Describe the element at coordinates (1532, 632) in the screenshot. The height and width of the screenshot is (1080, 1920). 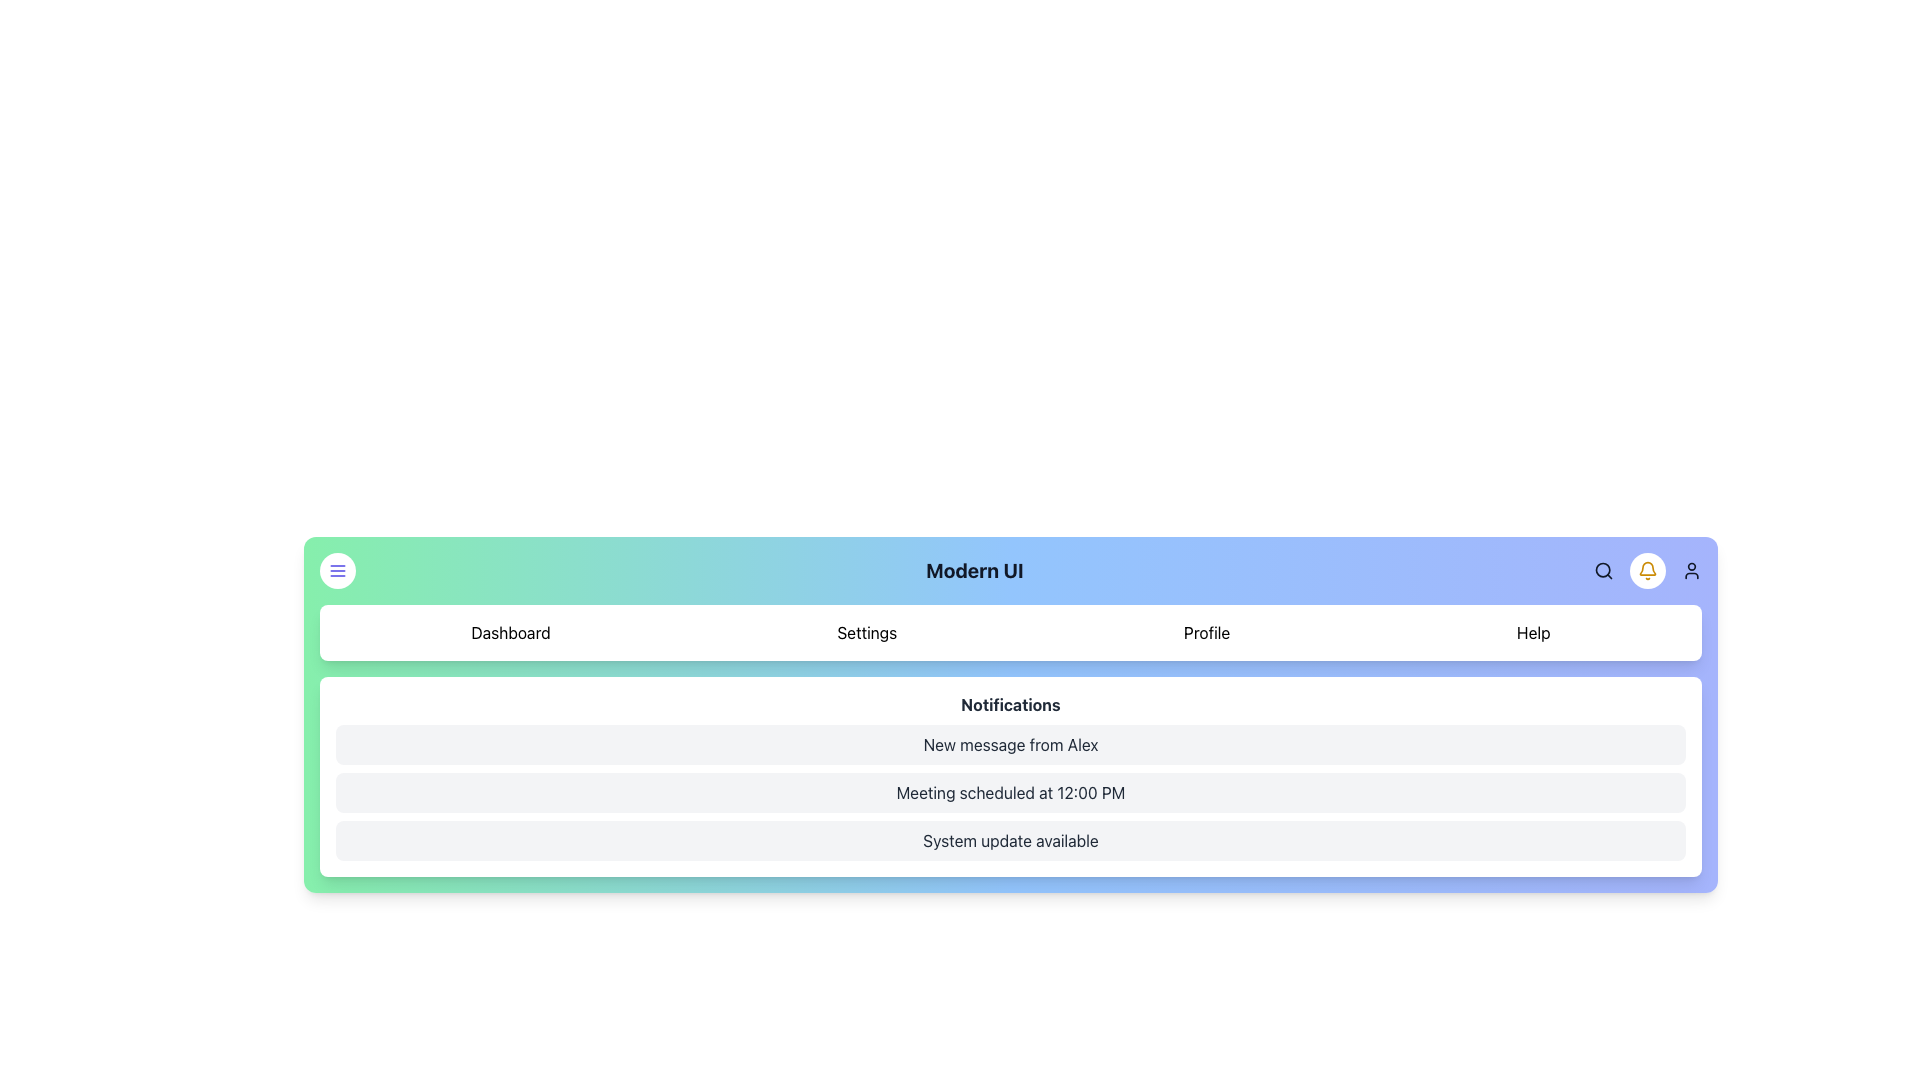
I see `the 'Help' text-based navigation link in the horizontal navigation bar` at that location.